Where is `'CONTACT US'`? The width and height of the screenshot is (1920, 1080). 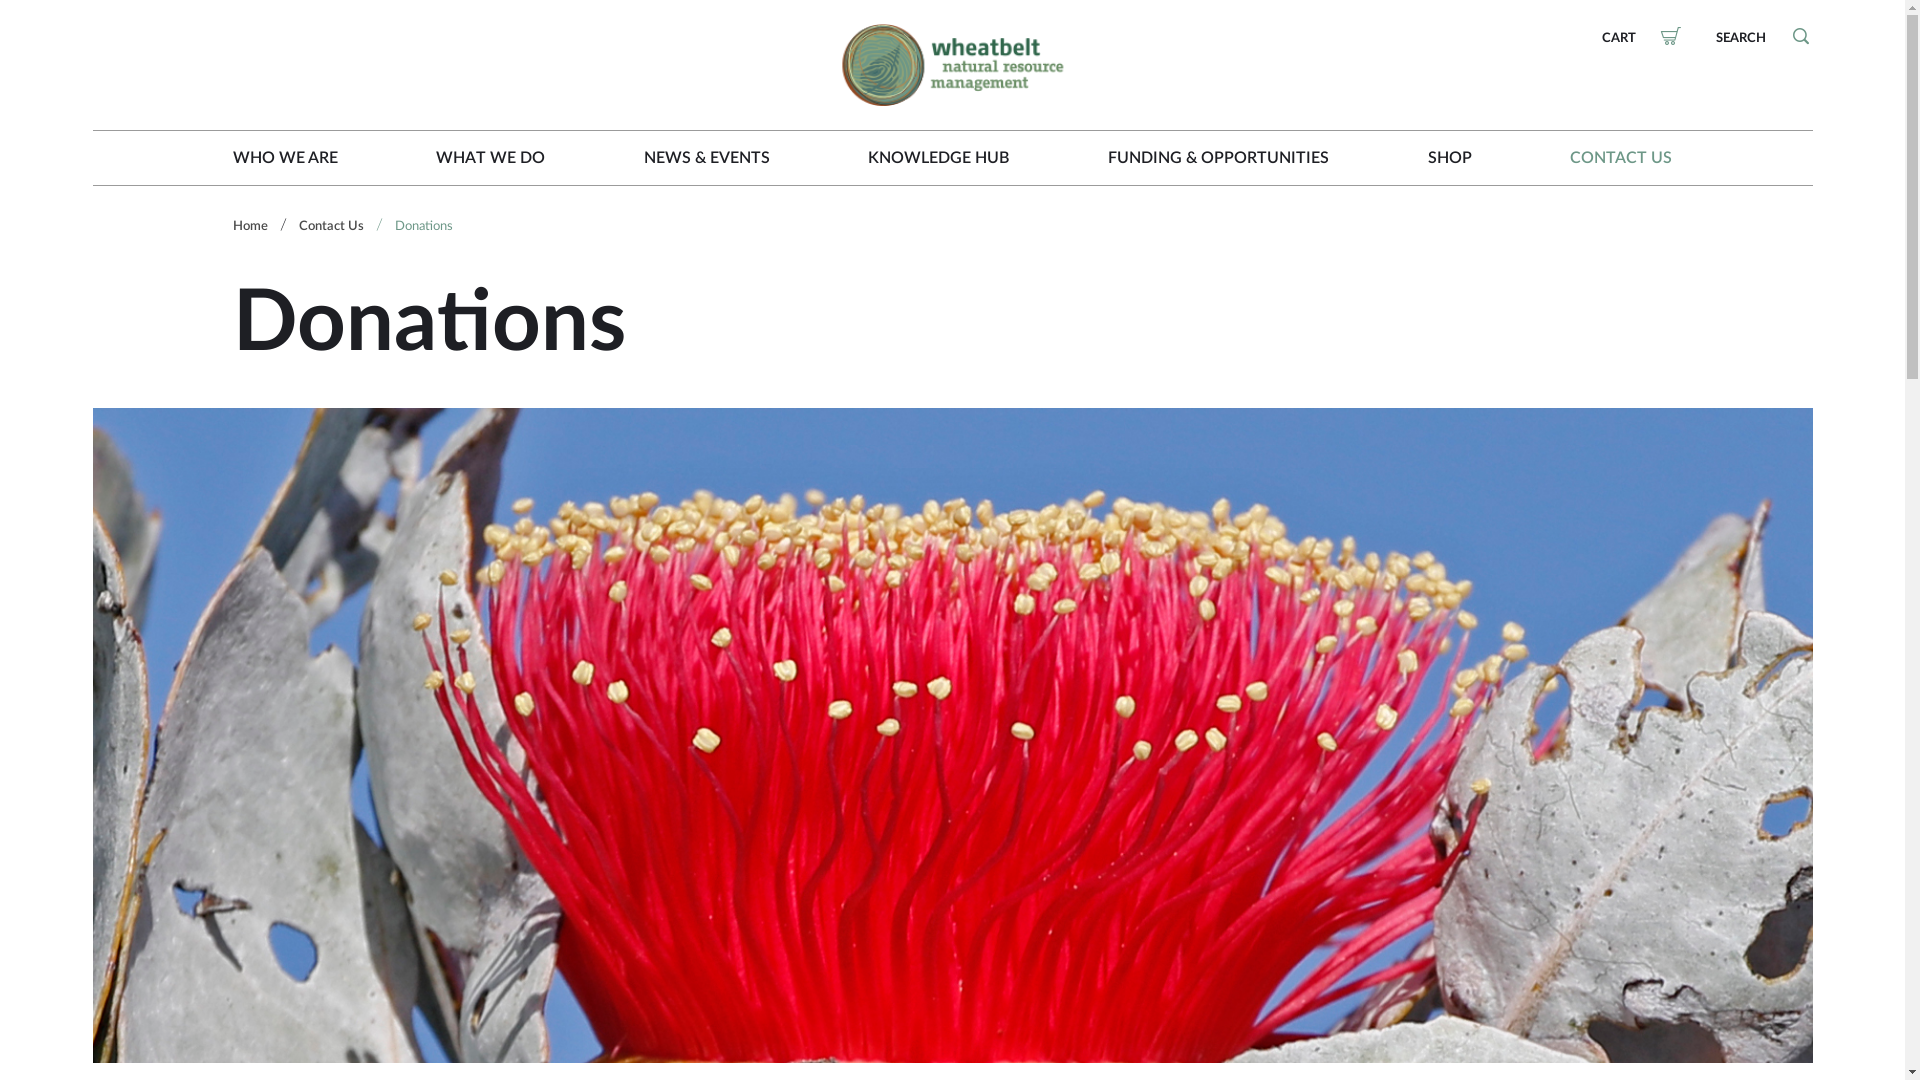 'CONTACT US' is located at coordinates (1621, 157).